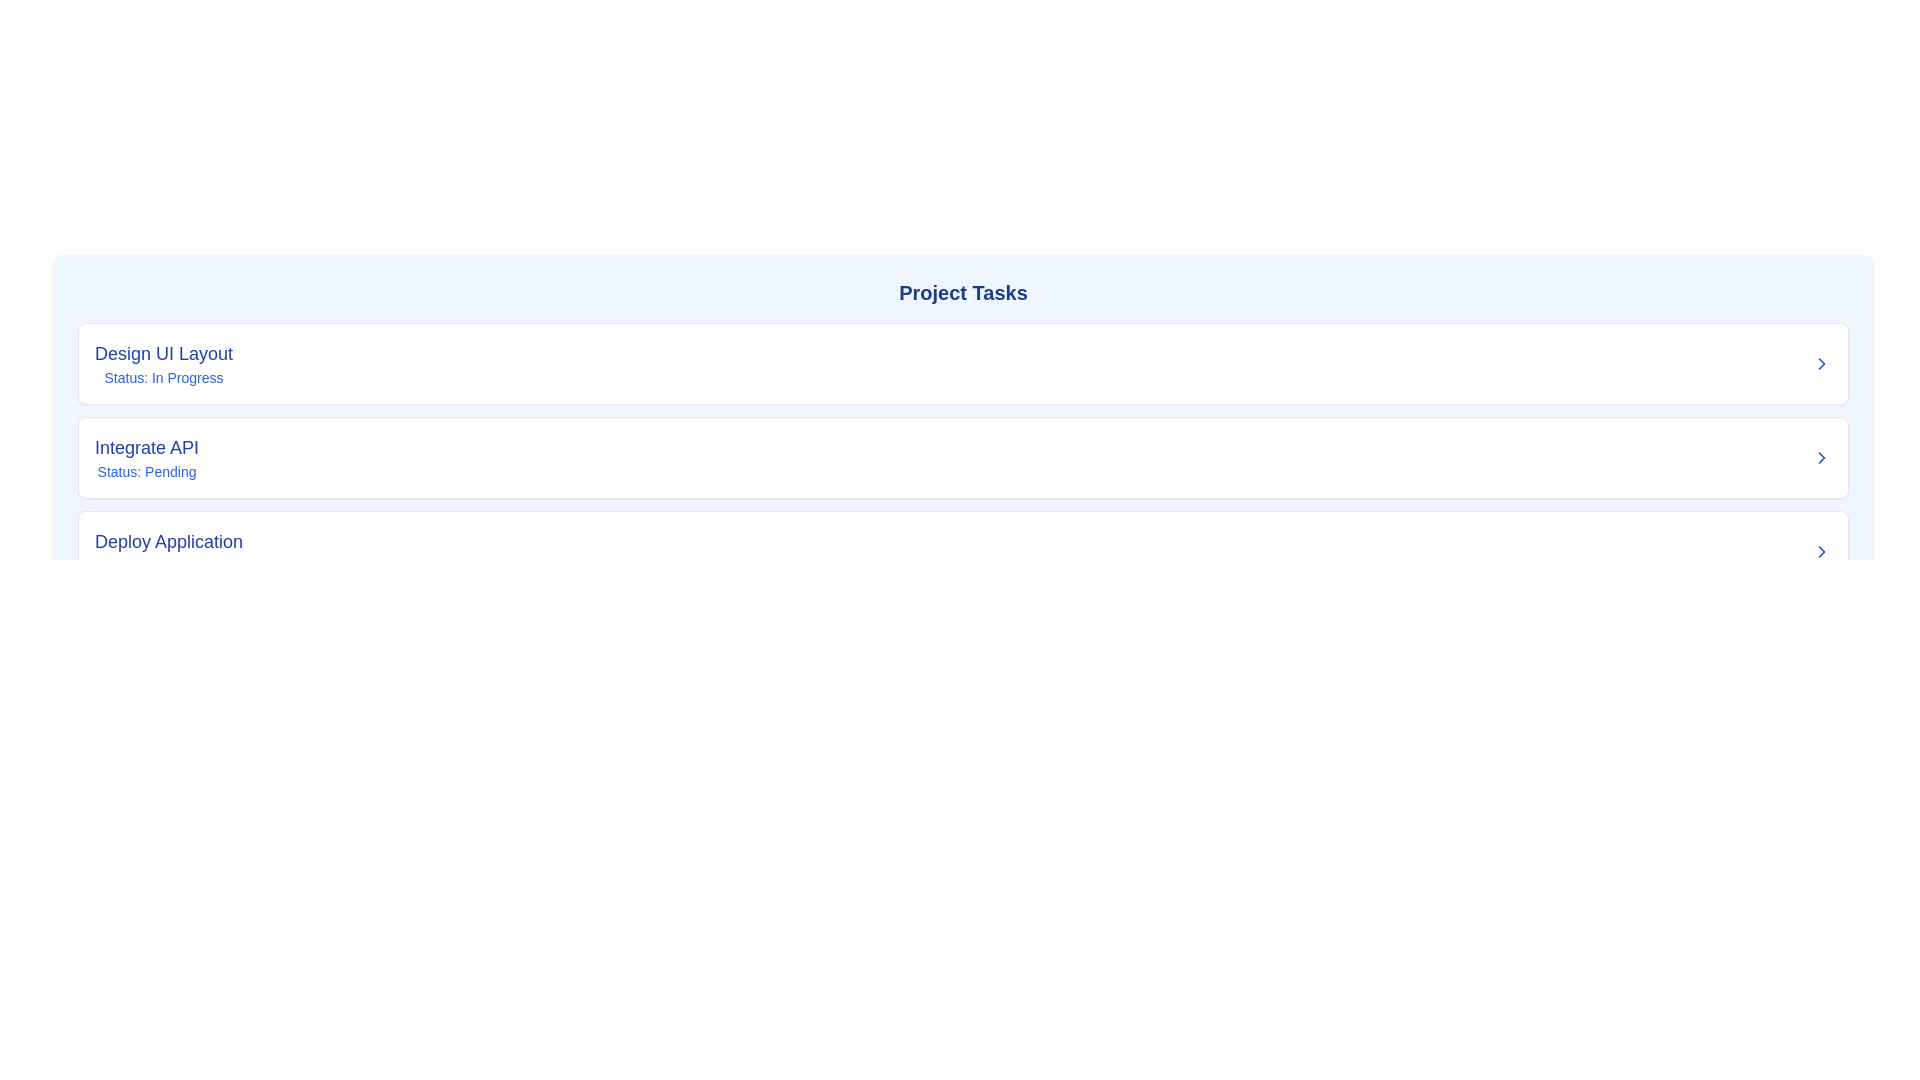  Describe the element at coordinates (146, 471) in the screenshot. I see `text content of the status display for the task 'Integrate API', which indicates its current state as 'Pending'` at that location.